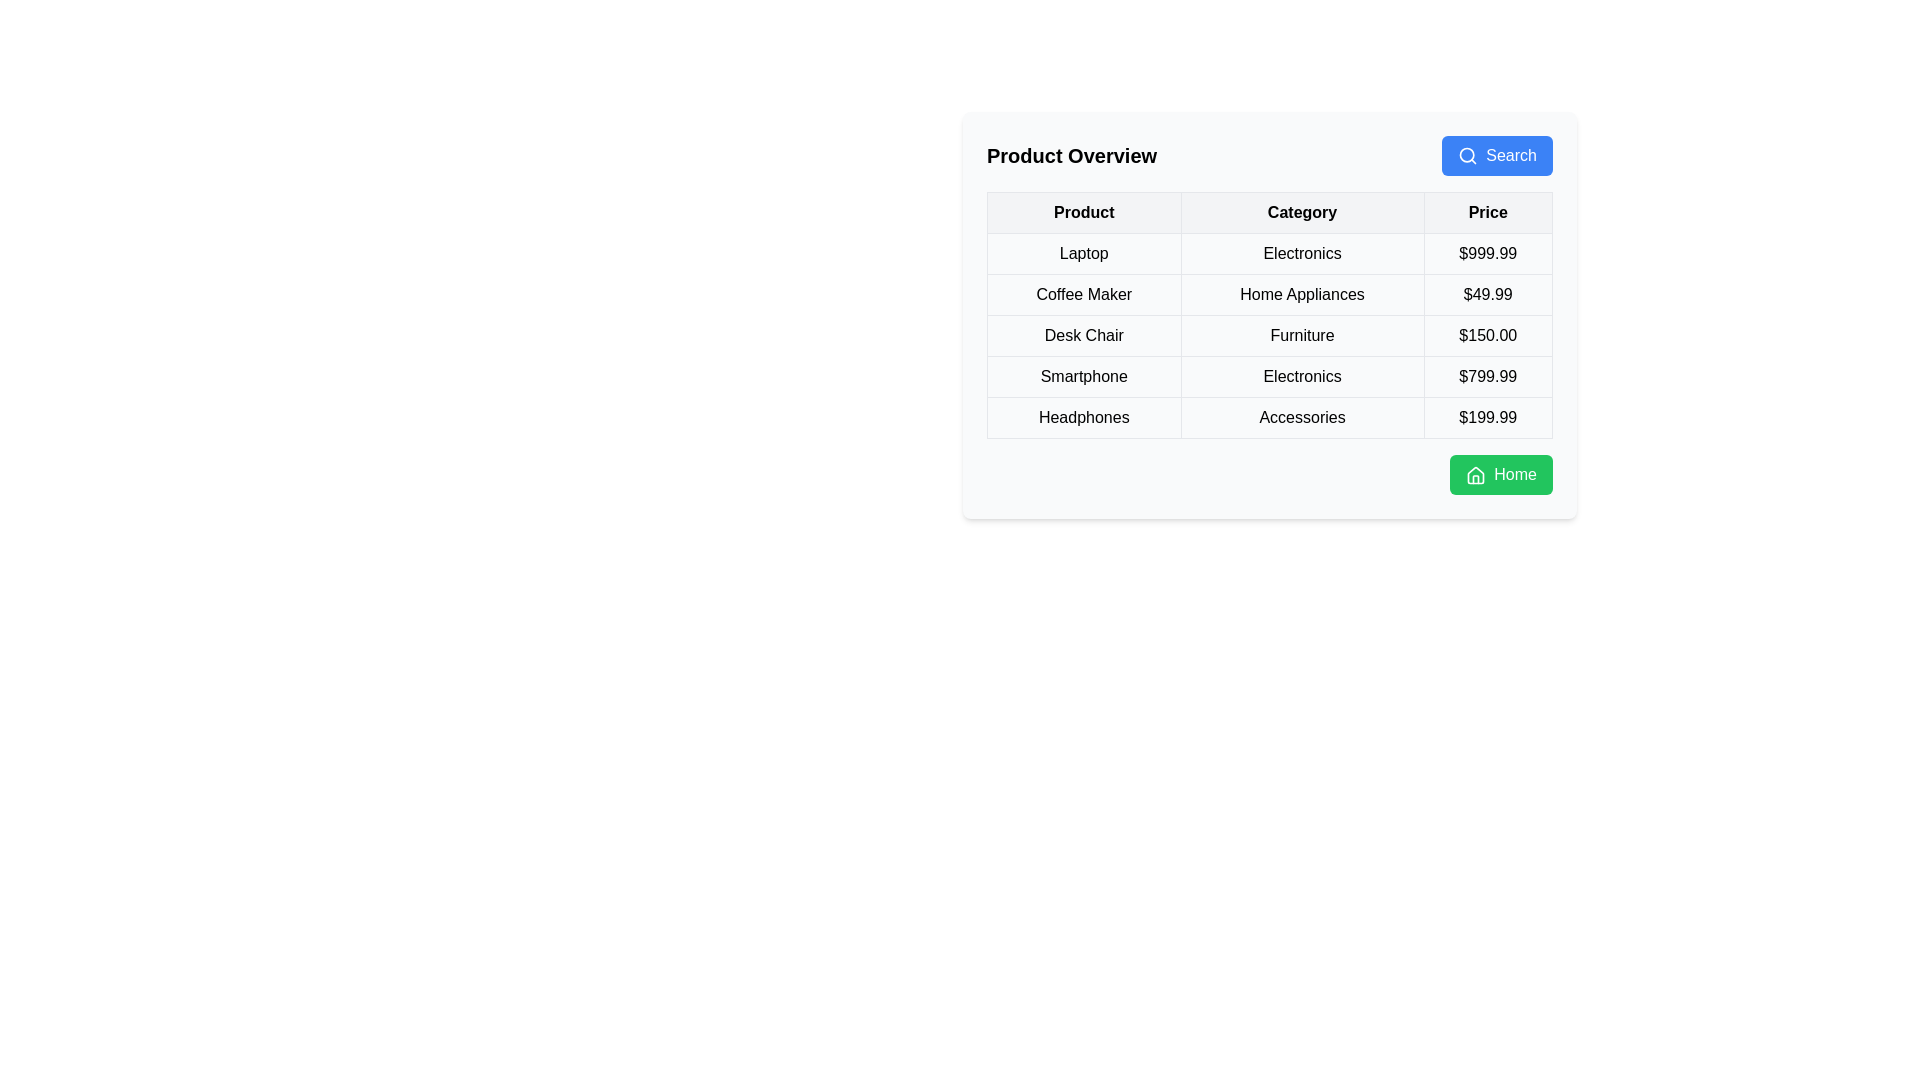 The height and width of the screenshot is (1080, 1920). What do you see at coordinates (1083, 334) in the screenshot?
I see `the text label reading 'Desk Chair' which is the third row in the table under the 'Product' column` at bounding box center [1083, 334].